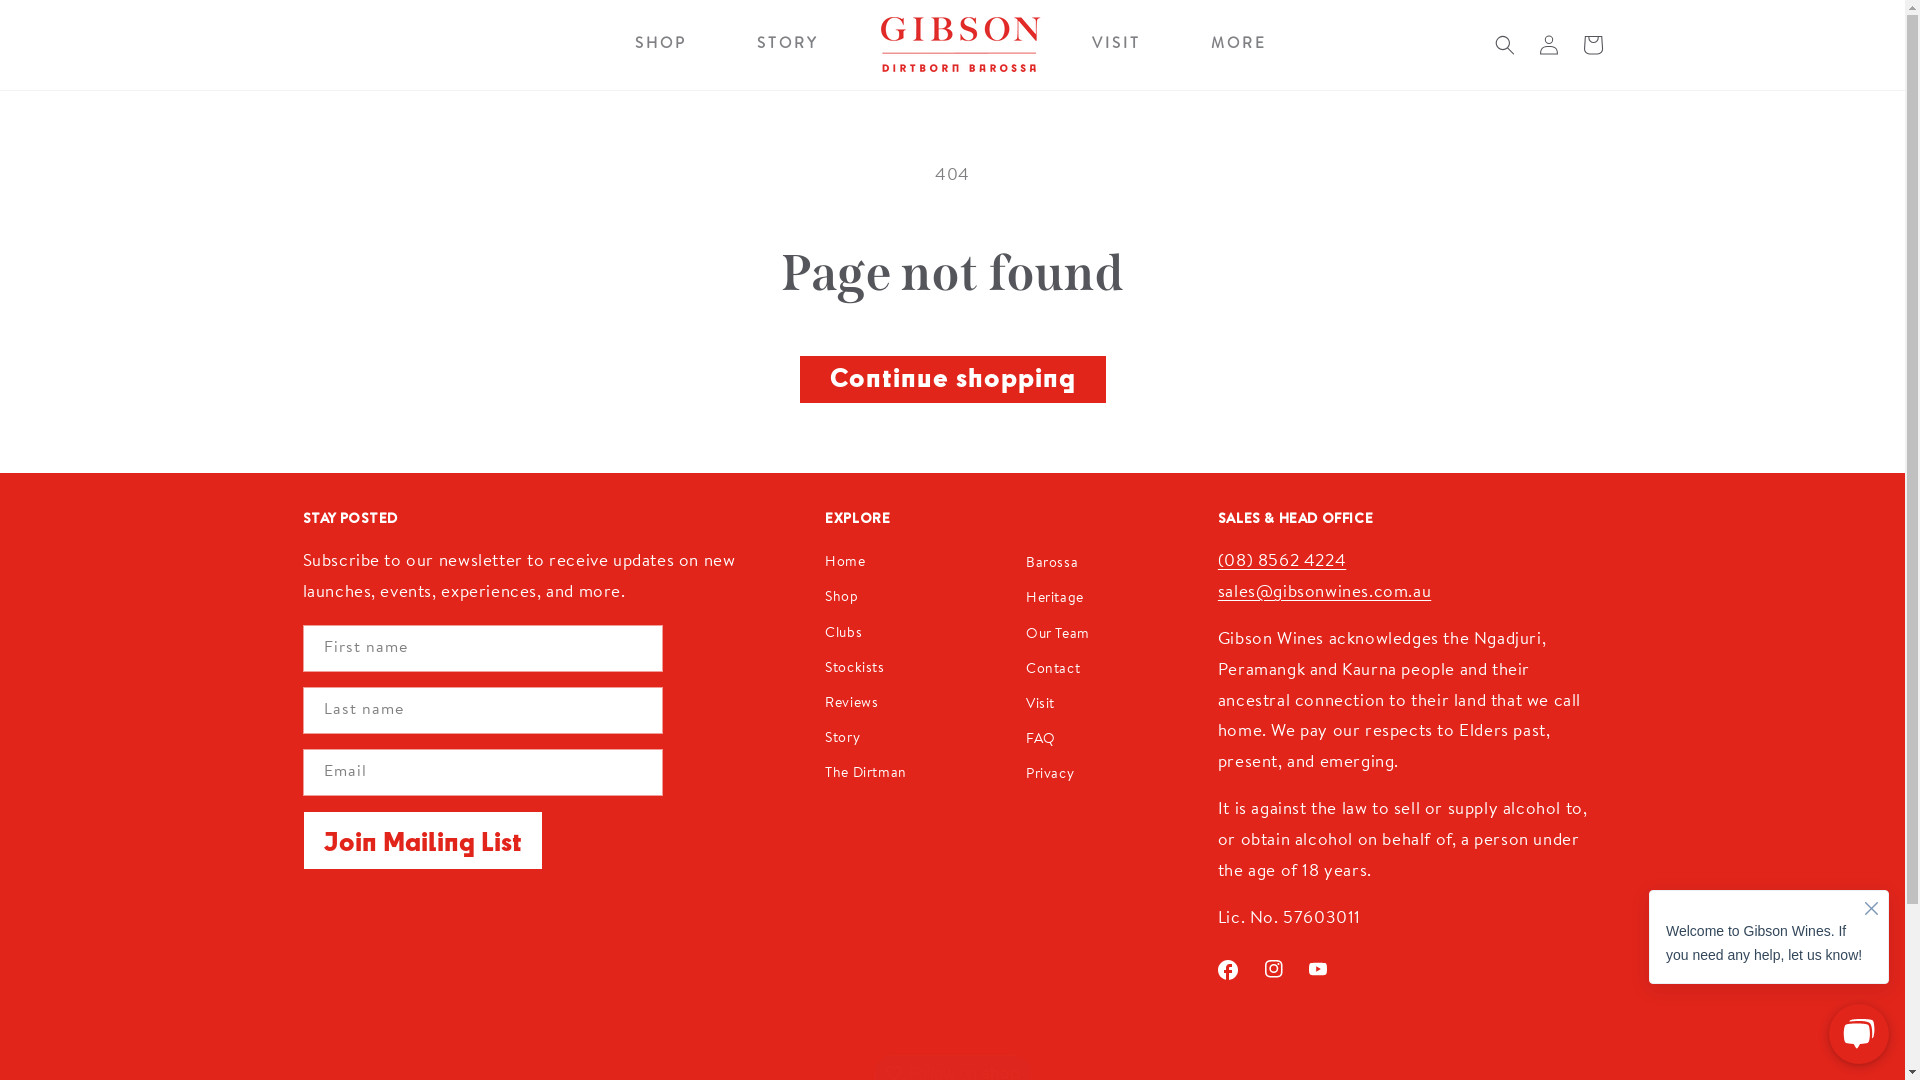  Describe the element at coordinates (1050, 564) in the screenshot. I see `'Barossa'` at that location.